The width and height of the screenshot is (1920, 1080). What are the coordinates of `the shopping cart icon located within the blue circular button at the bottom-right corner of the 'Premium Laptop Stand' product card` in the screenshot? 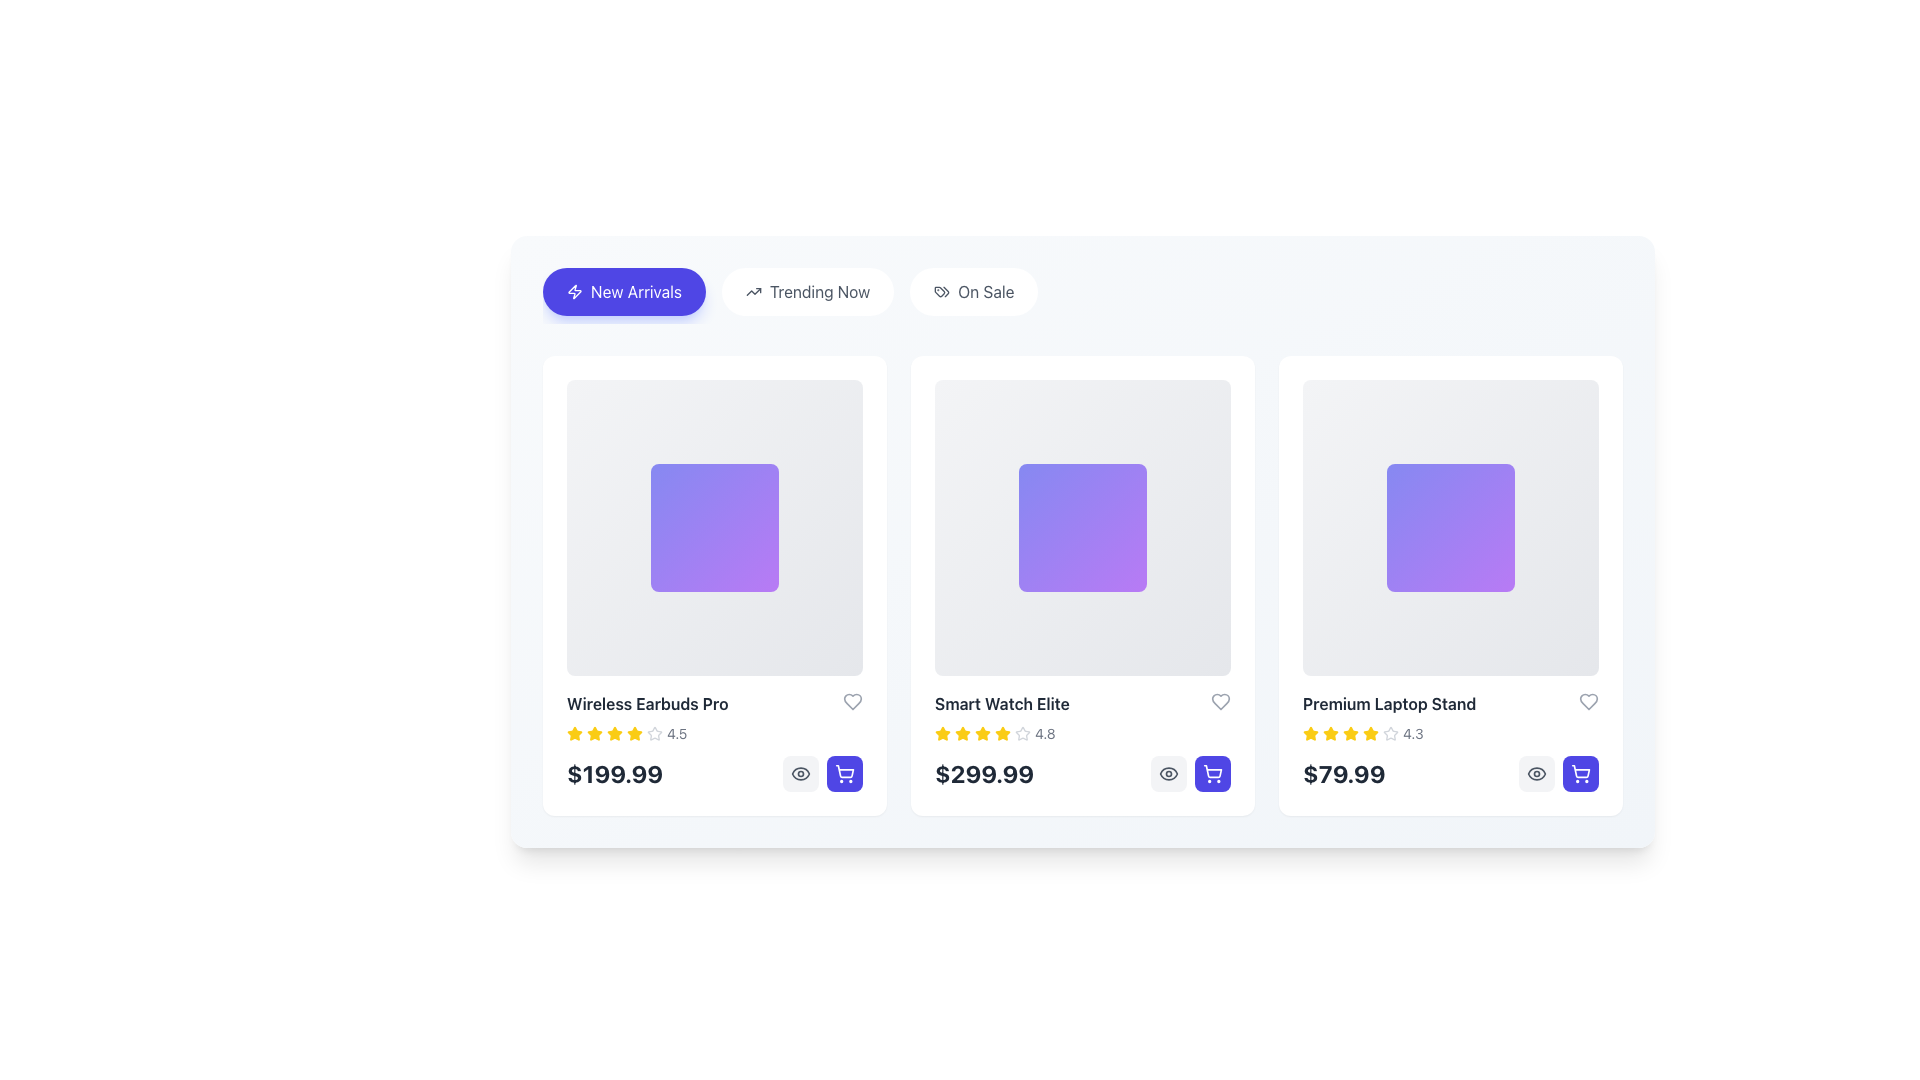 It's located at (1212, 770).